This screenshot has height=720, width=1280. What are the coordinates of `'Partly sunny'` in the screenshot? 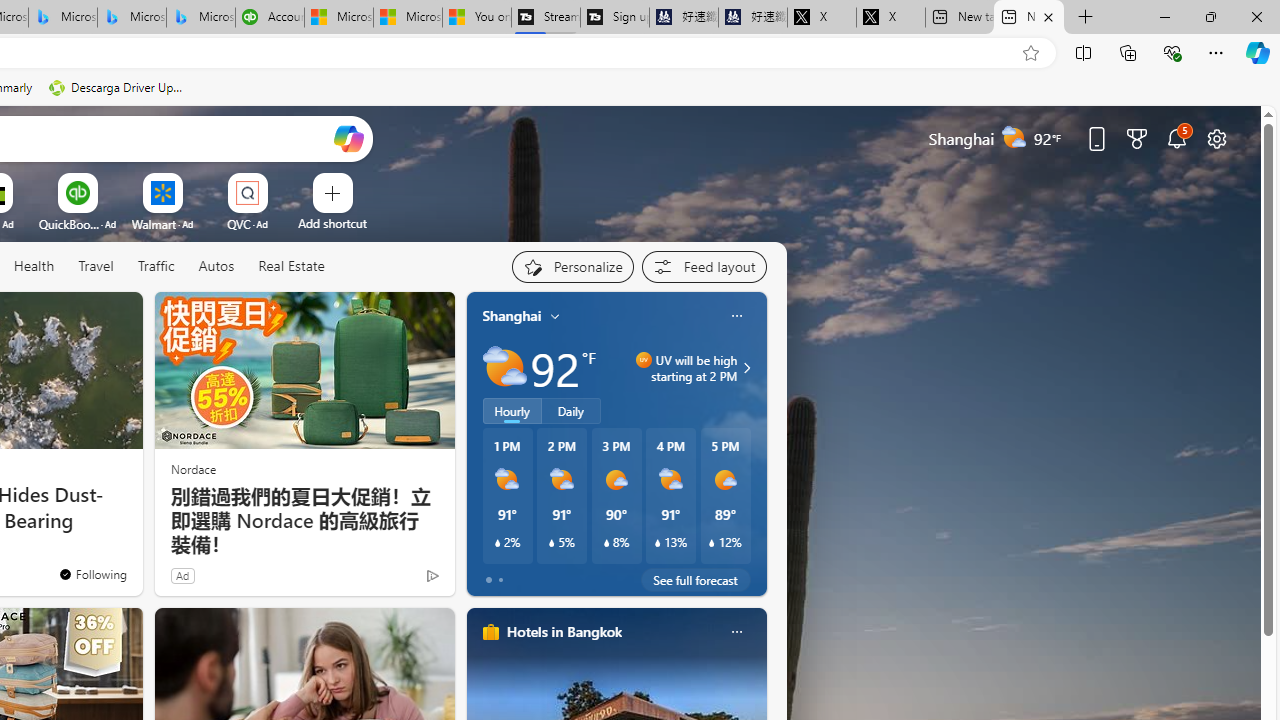 It's located at (504, 368).